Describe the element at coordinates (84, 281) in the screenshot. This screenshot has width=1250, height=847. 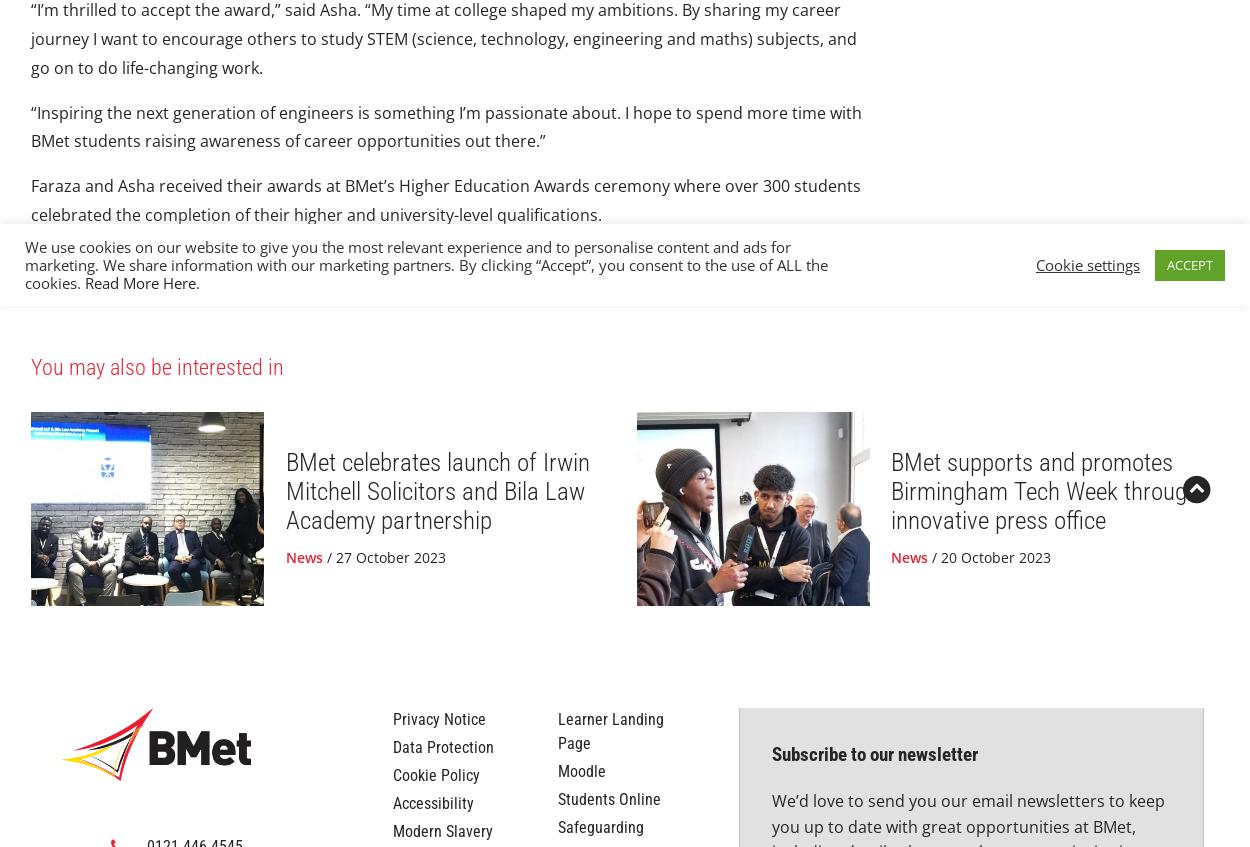
I see `'Read More Here'` at that location.